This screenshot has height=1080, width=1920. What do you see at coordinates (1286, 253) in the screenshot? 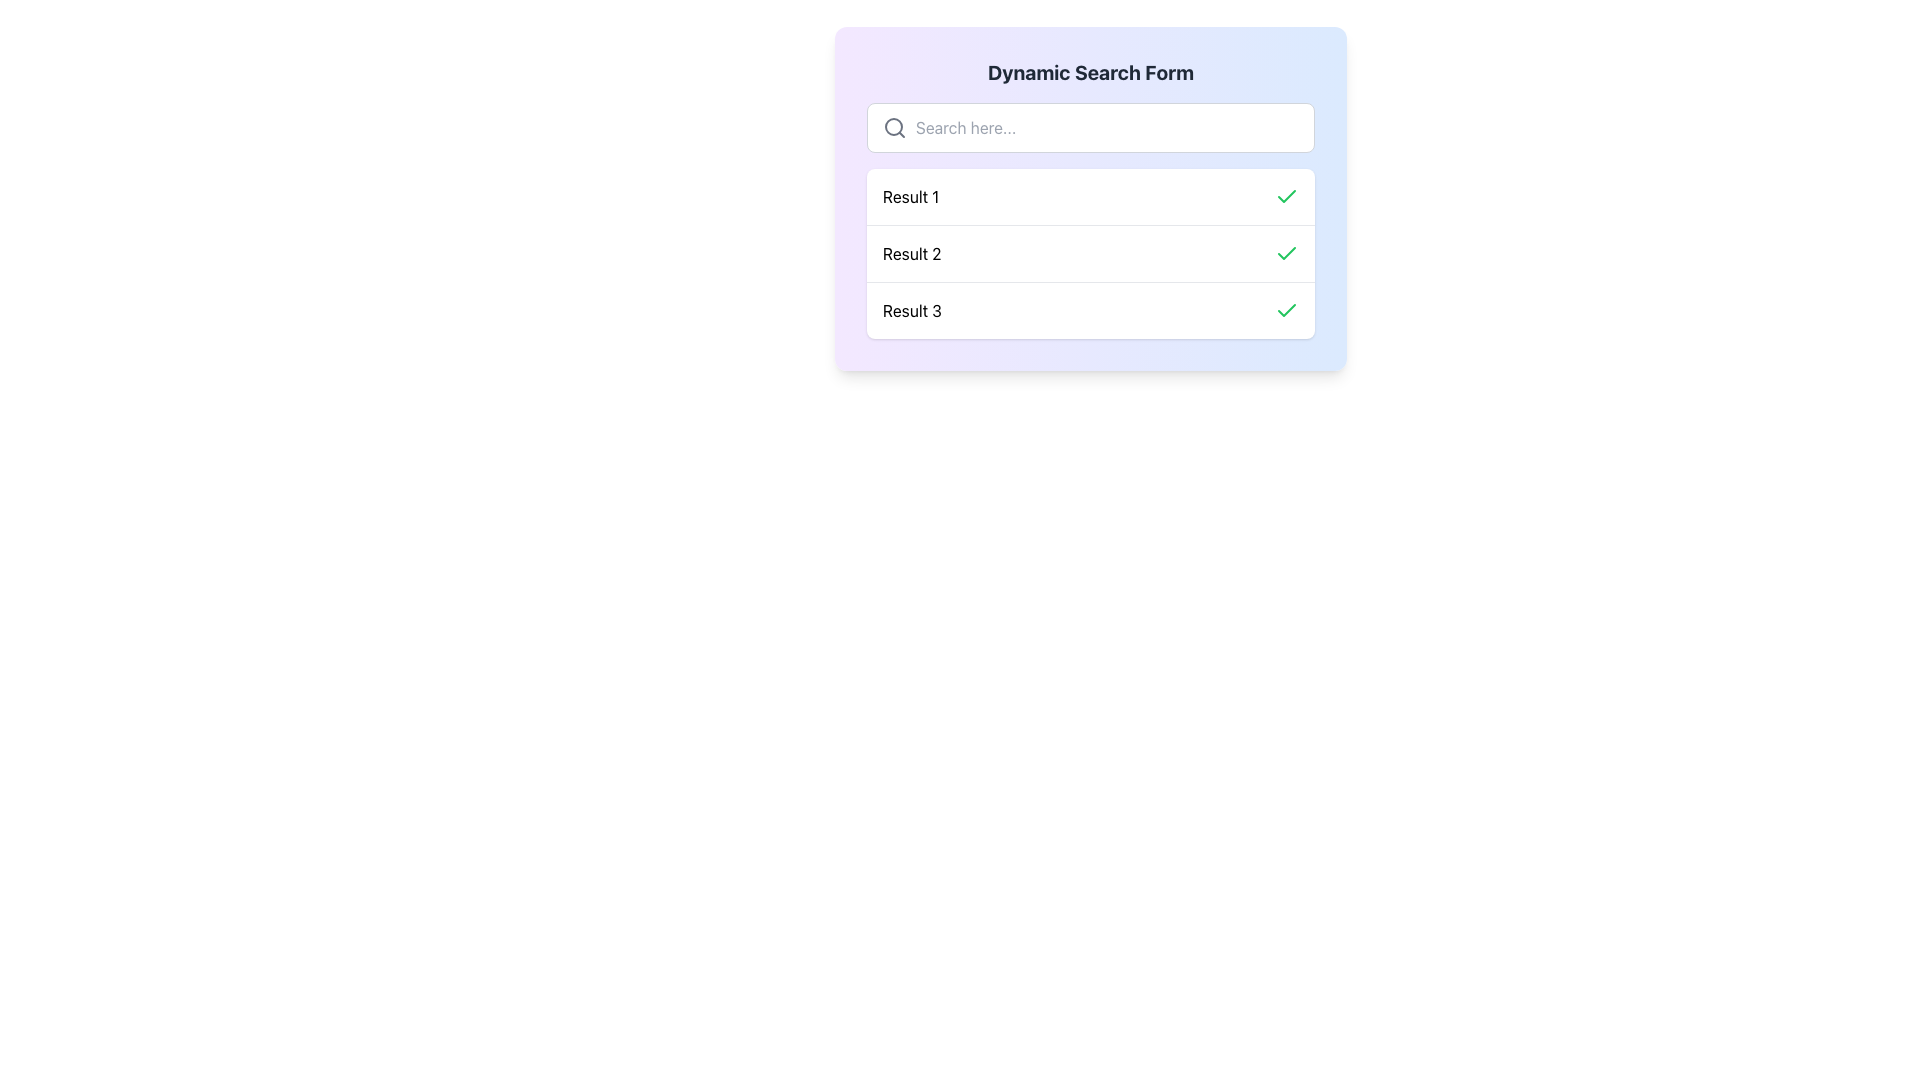
I see `the status indicator icon located to the right of the list item 'Result 2', which signifies the selection or completion of this item` at bounding box center [1286, 253].